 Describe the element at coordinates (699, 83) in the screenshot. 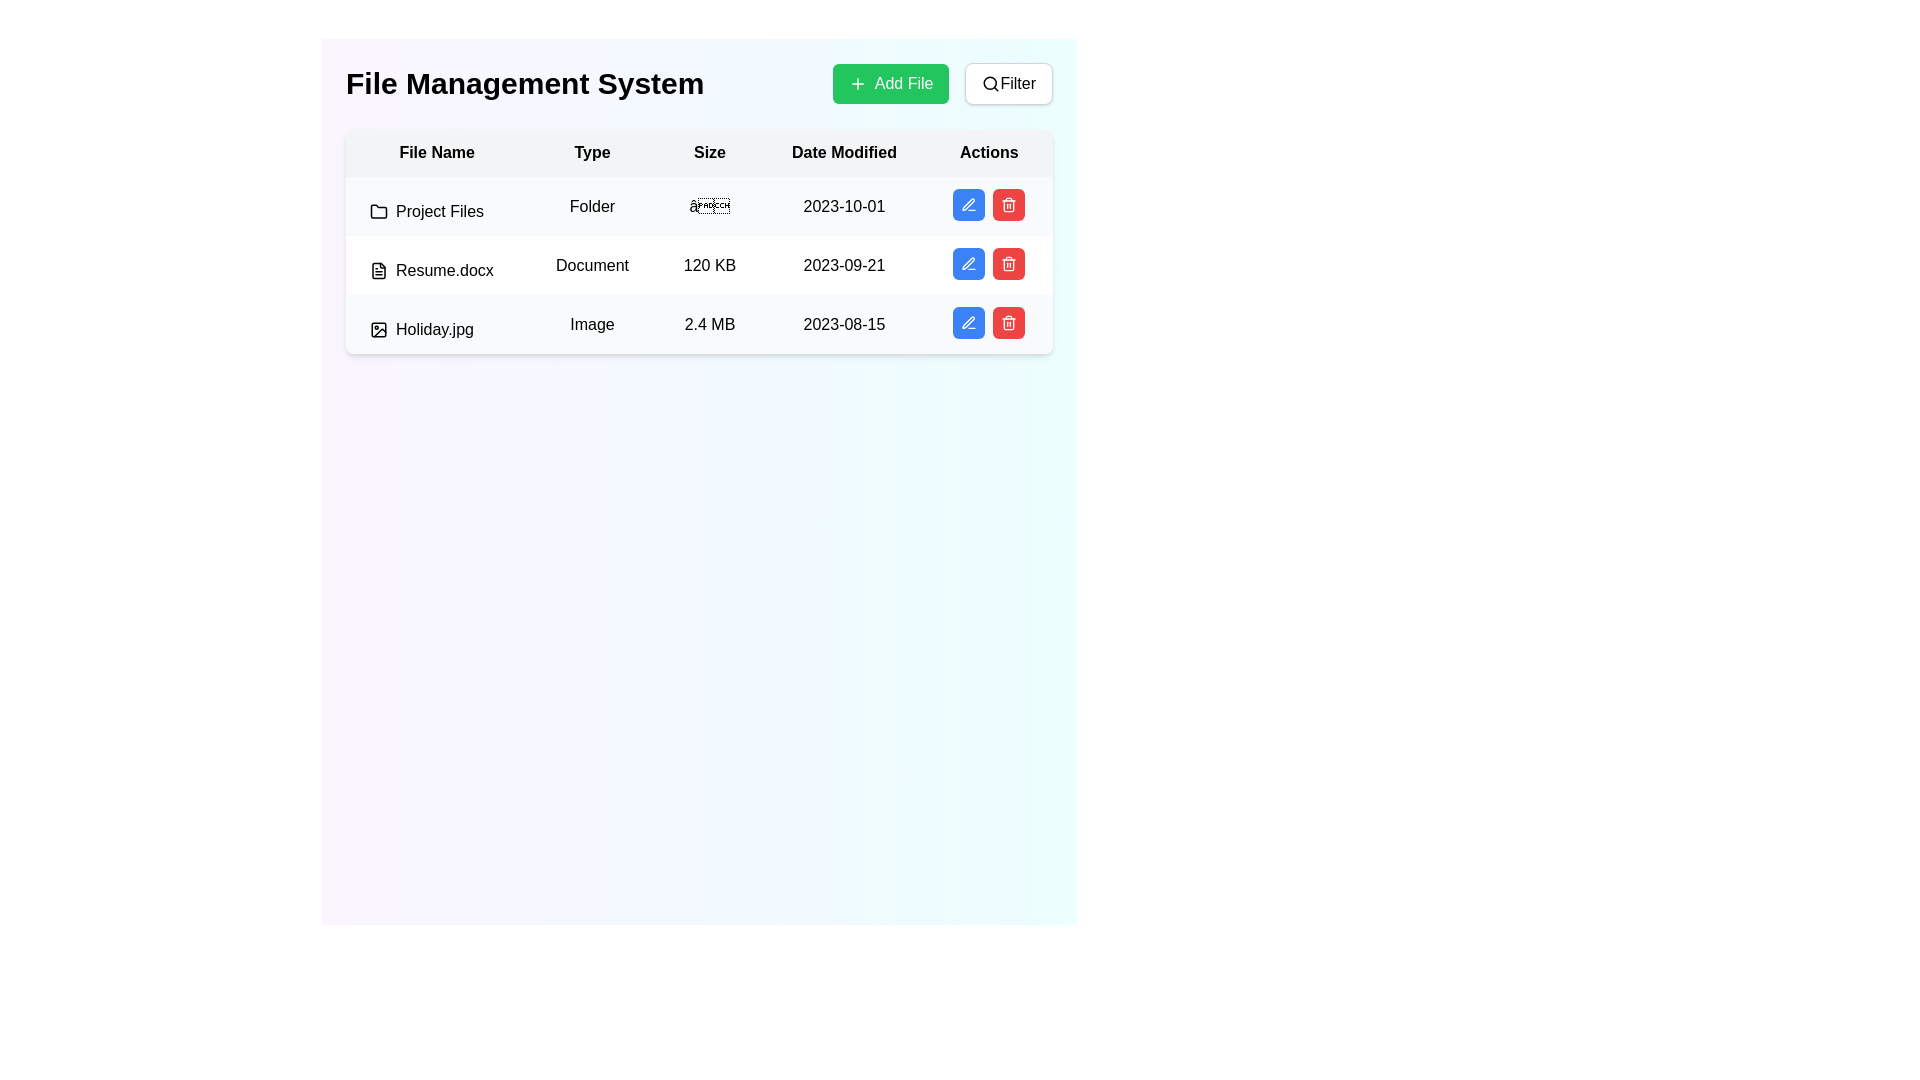

I see `the Header containing the bold title 'File Management System' and action buttons '+ Add File' and 'Filter'` at that location.